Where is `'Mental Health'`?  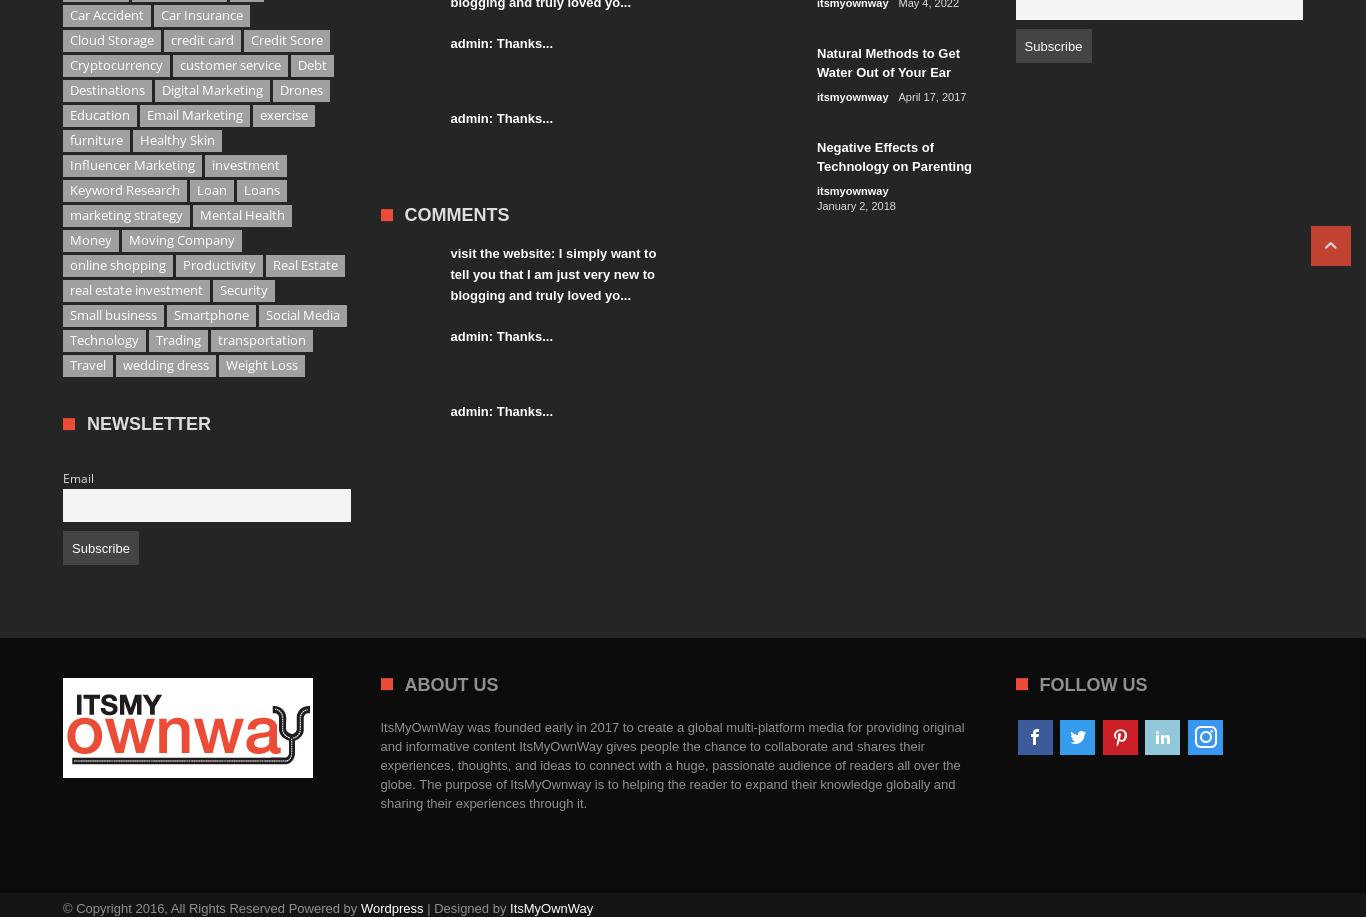
'Mental Health' is located at coordinates (198, 214).